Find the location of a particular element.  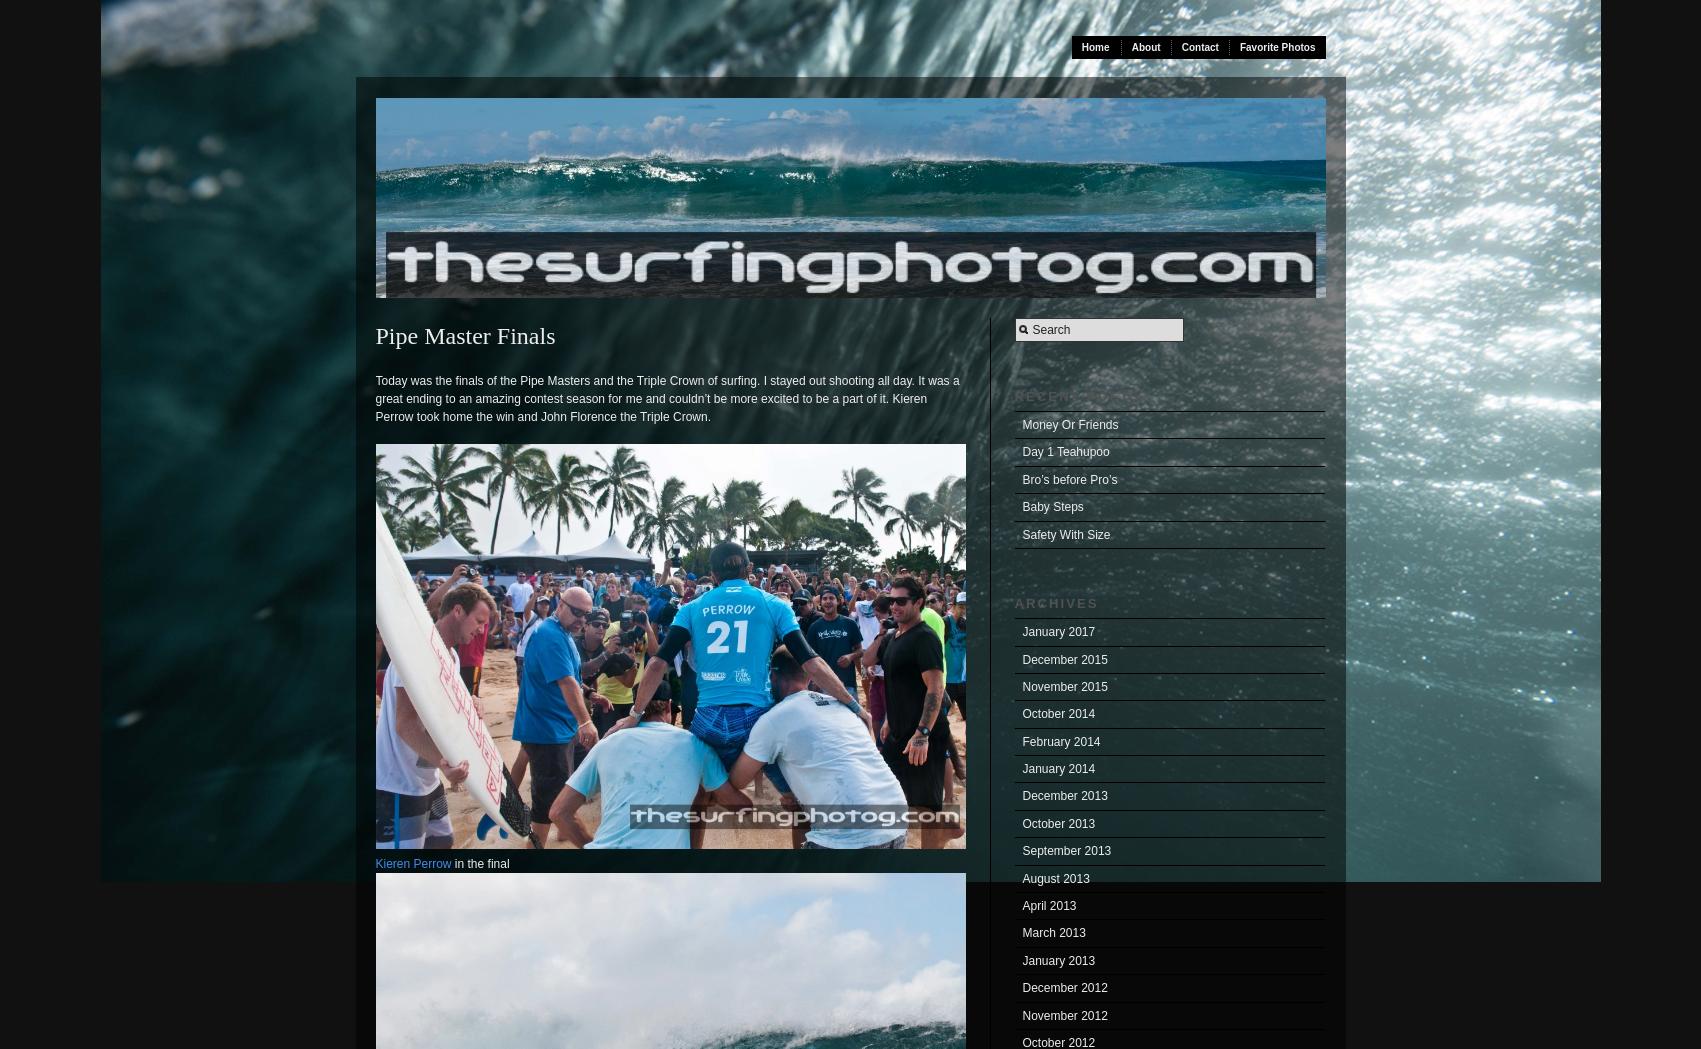

'November 2012' is located at coordinates (1021, 1015).